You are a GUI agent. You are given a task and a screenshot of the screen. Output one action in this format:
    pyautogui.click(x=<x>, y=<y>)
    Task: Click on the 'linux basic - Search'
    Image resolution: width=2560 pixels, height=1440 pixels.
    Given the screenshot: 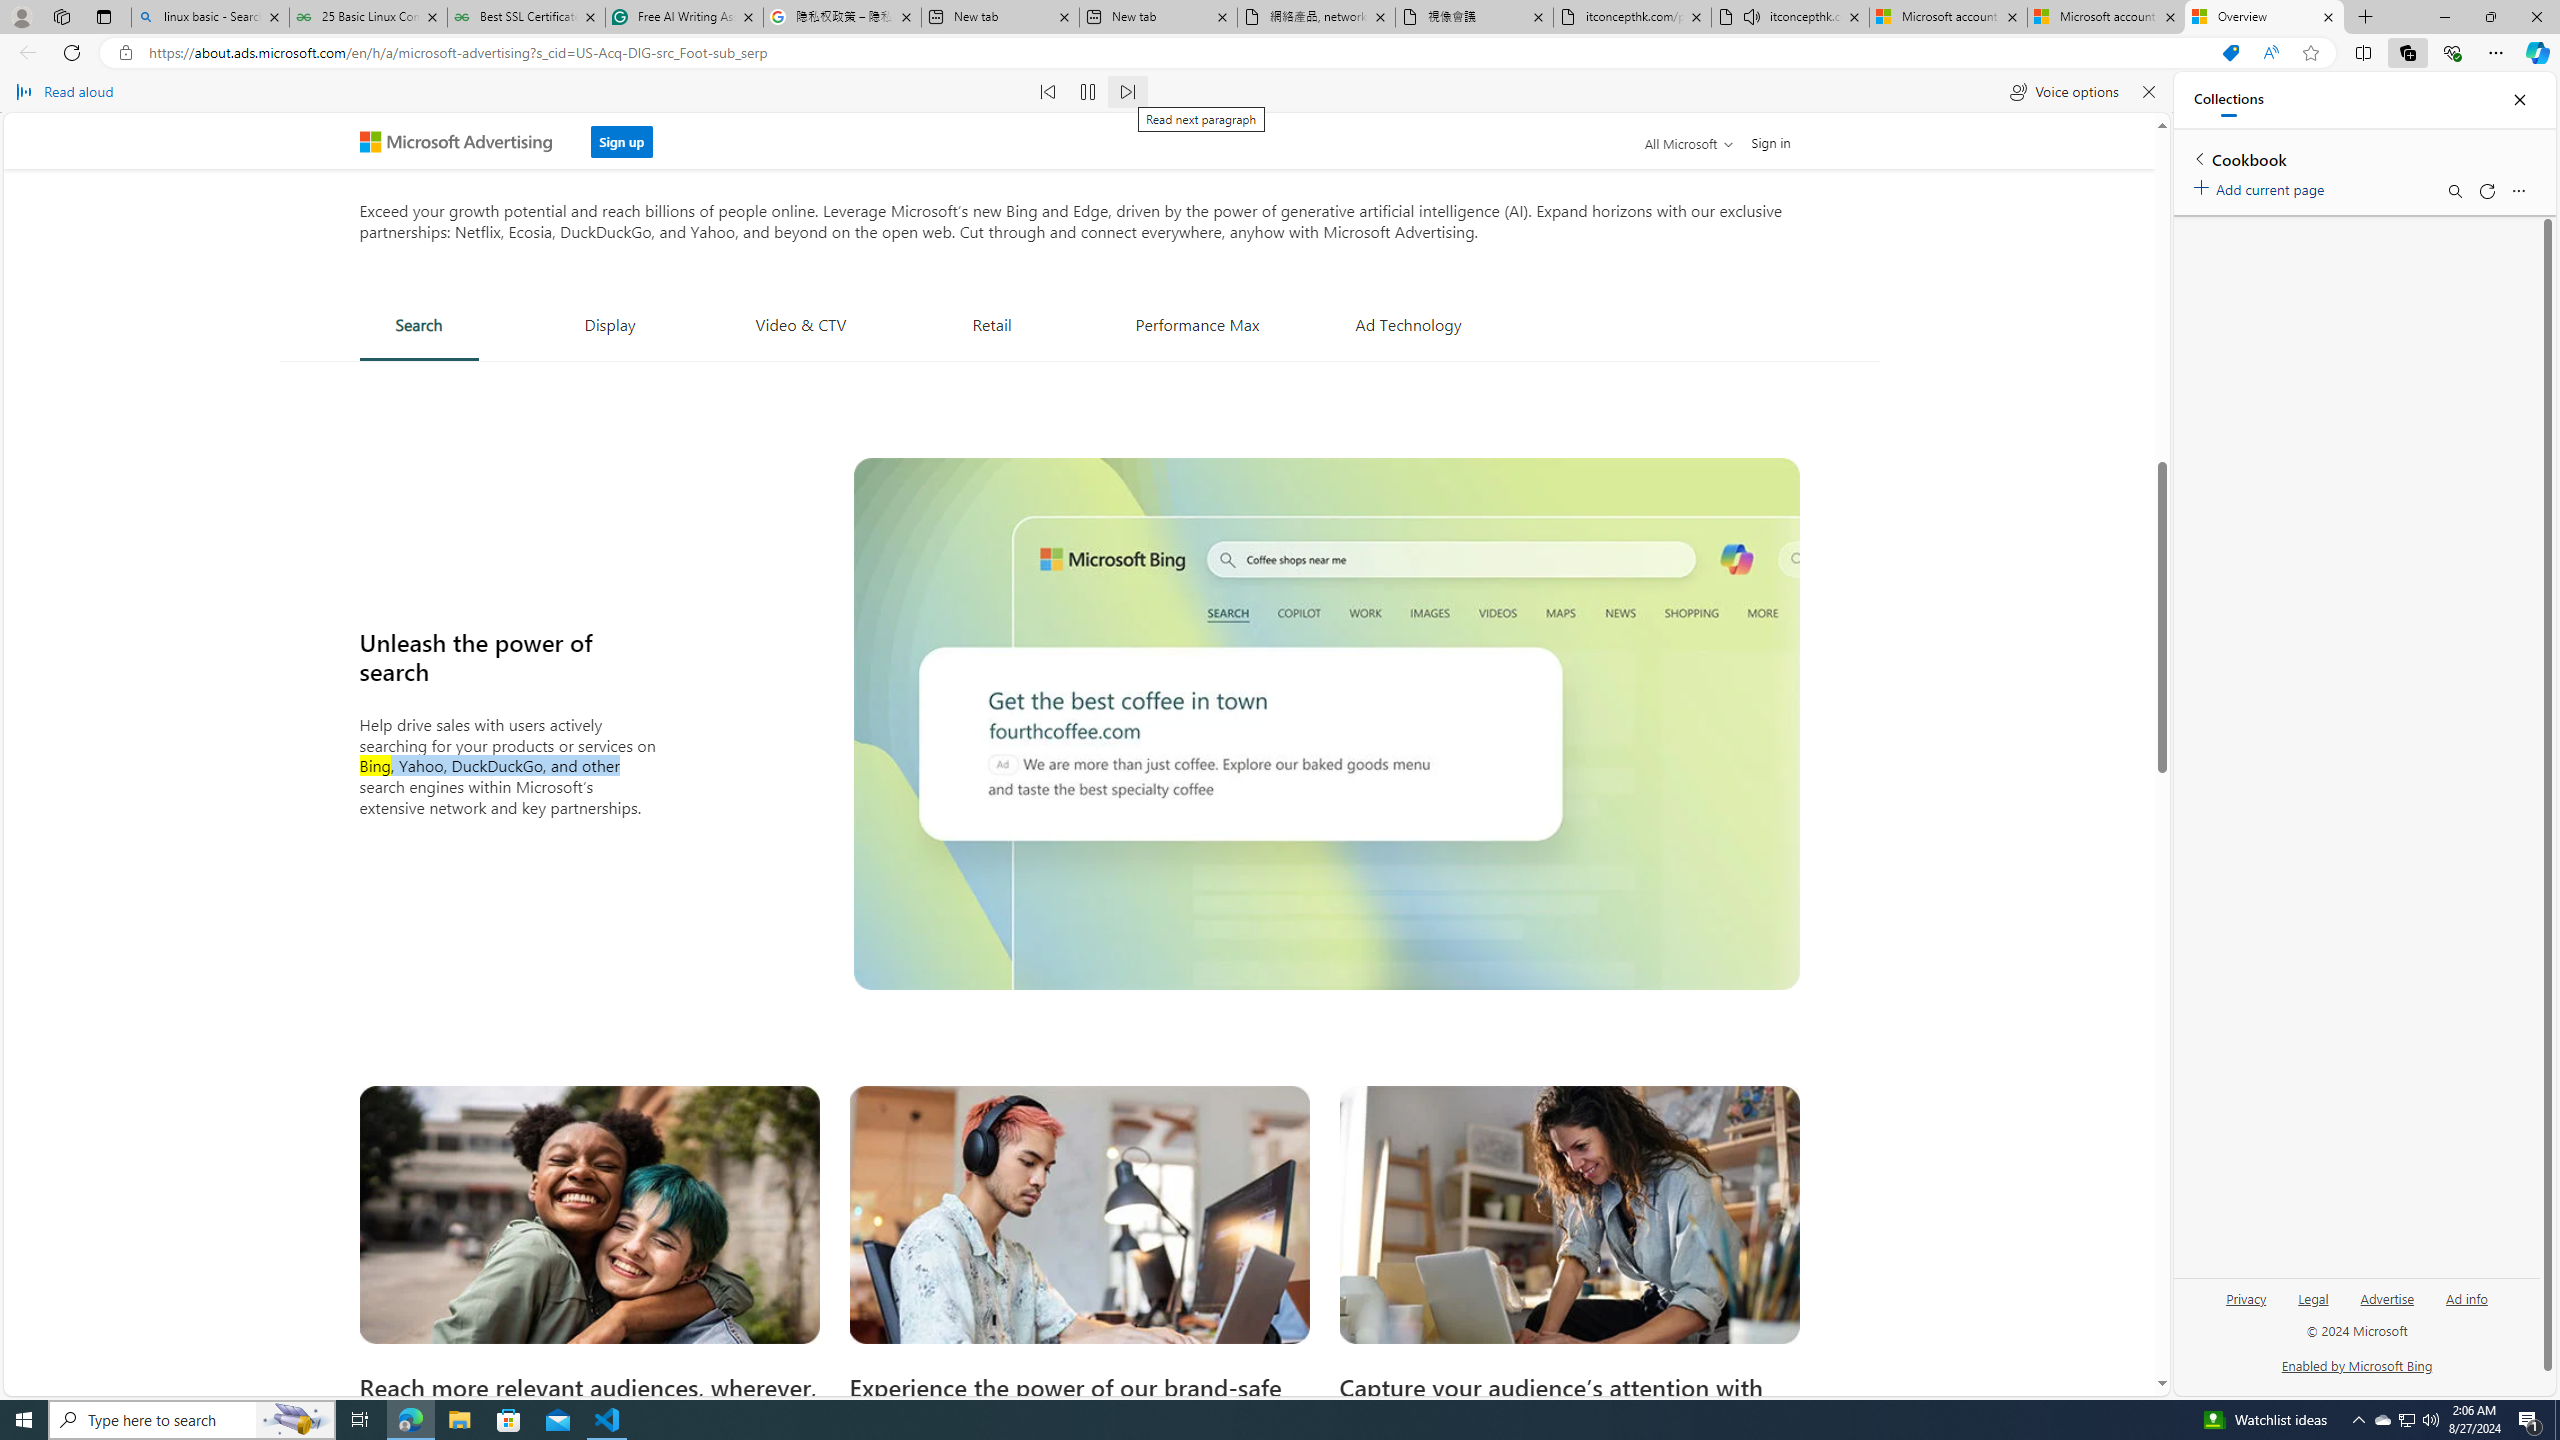 What is the action you would take?
    pyautogui.click(x=208, y=16)
    